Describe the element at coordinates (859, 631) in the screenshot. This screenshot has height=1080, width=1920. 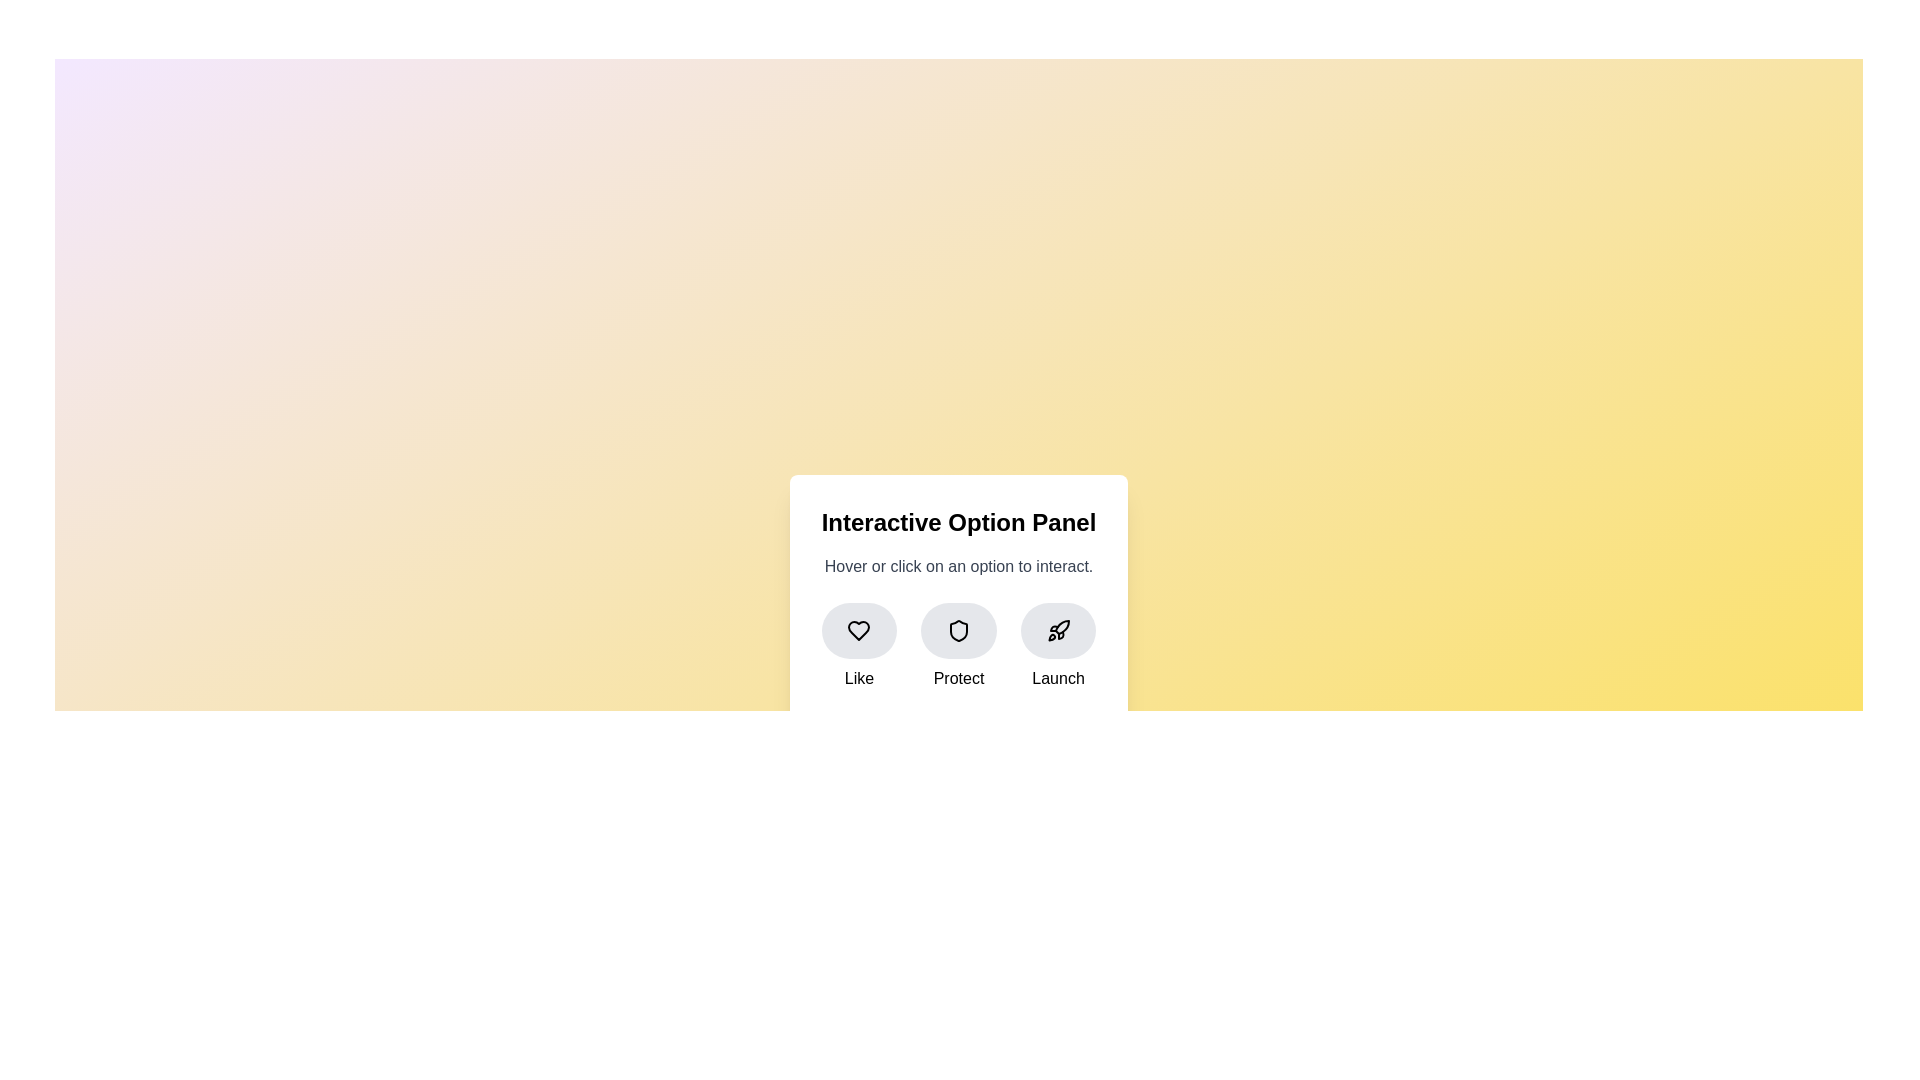
I see `the heart icon inside the 'Like' button located in the lower left section of the interactive panel` at that location.